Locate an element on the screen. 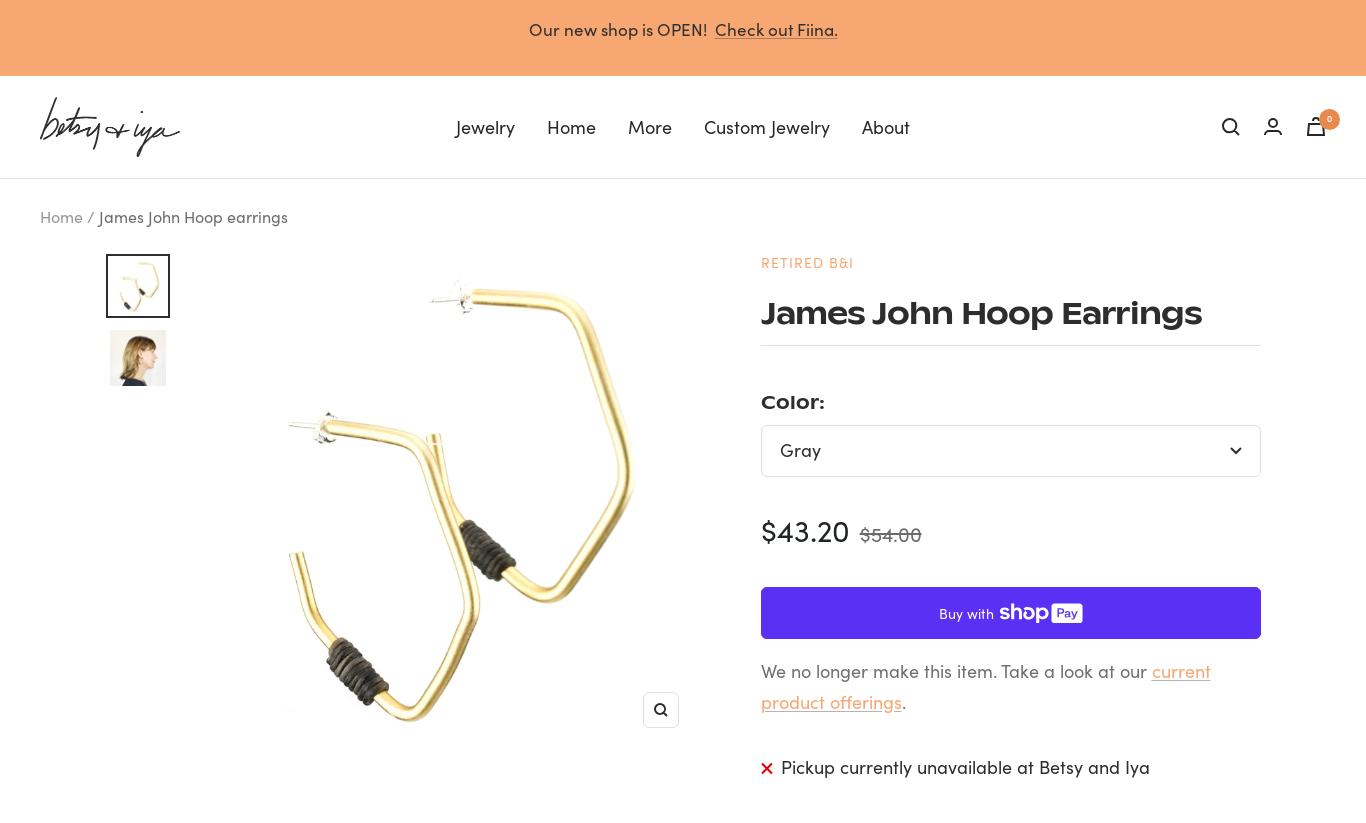 Image resolution: width=1366 pixels, height=823 pixels. 'Earrings' is located at coordinates (166, 232).